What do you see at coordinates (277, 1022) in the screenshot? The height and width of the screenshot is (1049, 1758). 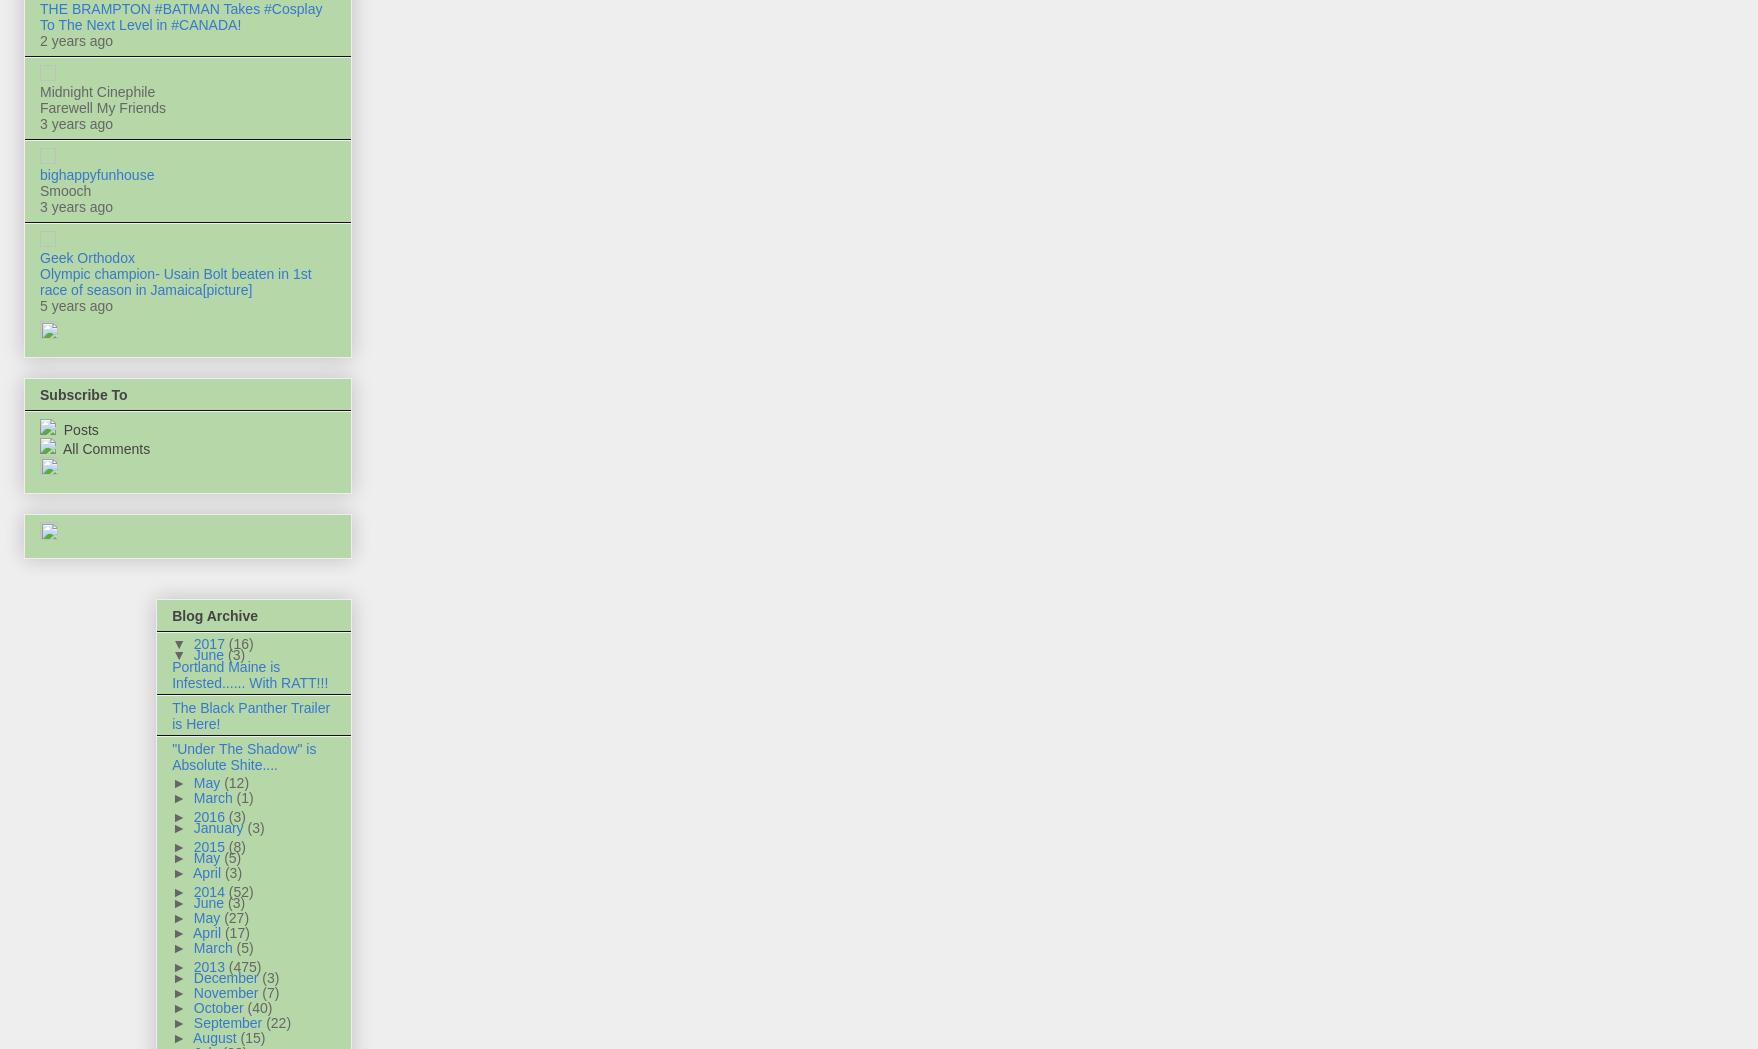 I see `'(22)'` at bounding box center [277, 1022].